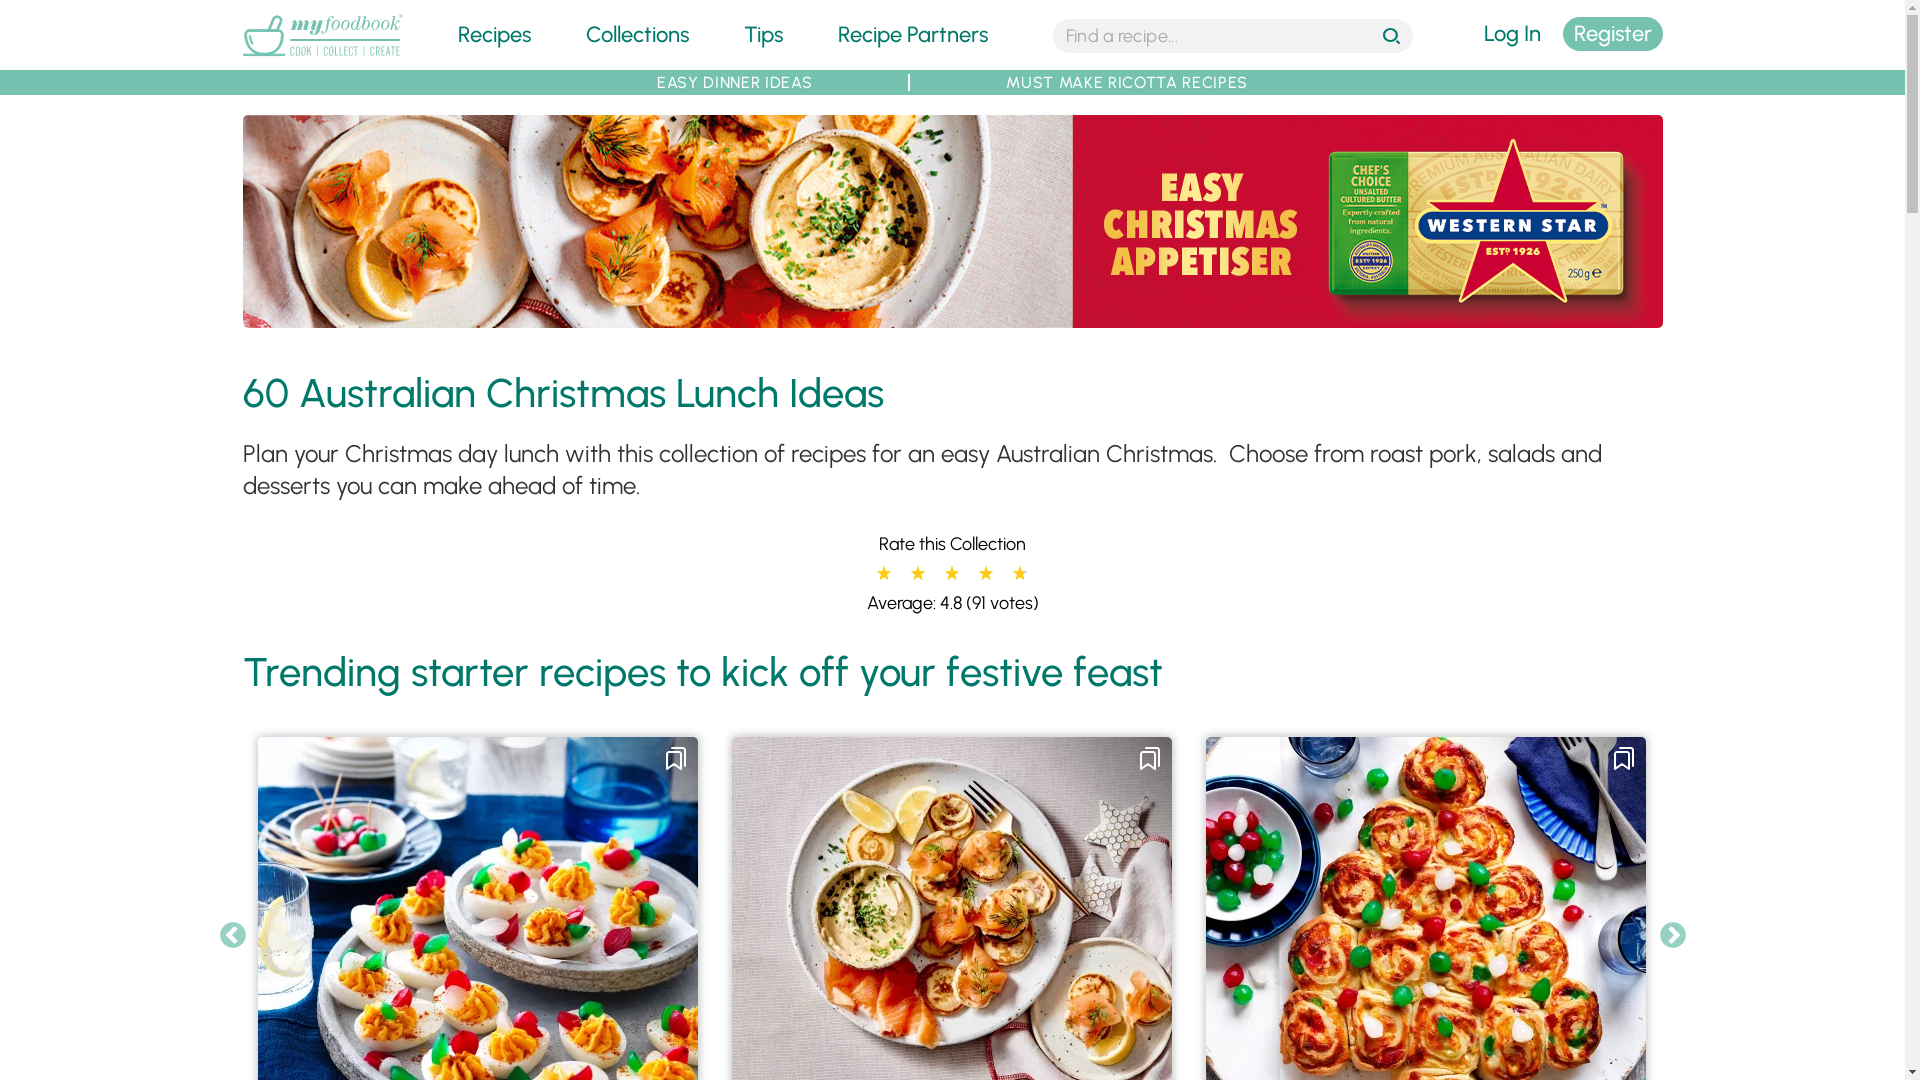 This screenshot has width=1920, height=1080. Describe the element at coordinates (978, 574) in the screenshot. I see `'Give it 4/5'` at that location.